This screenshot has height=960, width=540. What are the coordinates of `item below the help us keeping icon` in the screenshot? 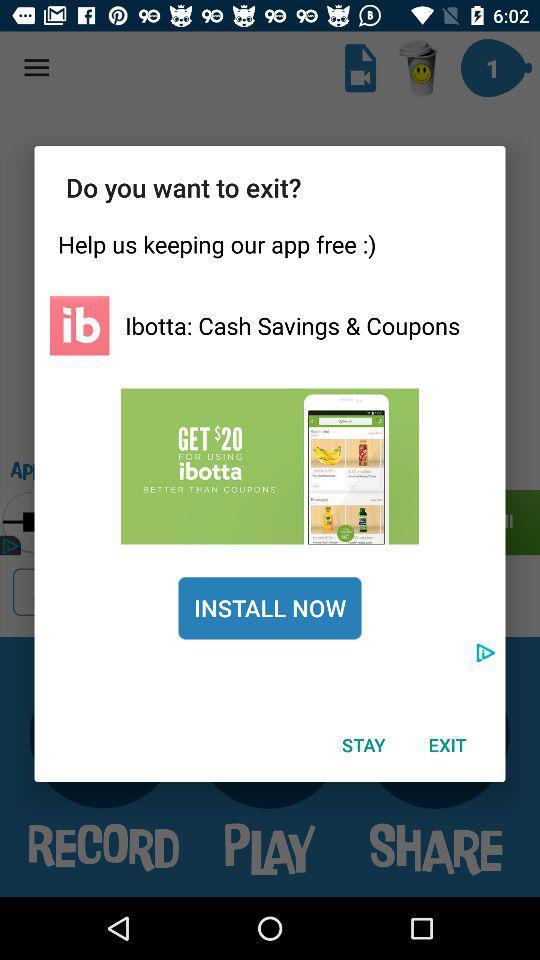 It's located at (291, 325).